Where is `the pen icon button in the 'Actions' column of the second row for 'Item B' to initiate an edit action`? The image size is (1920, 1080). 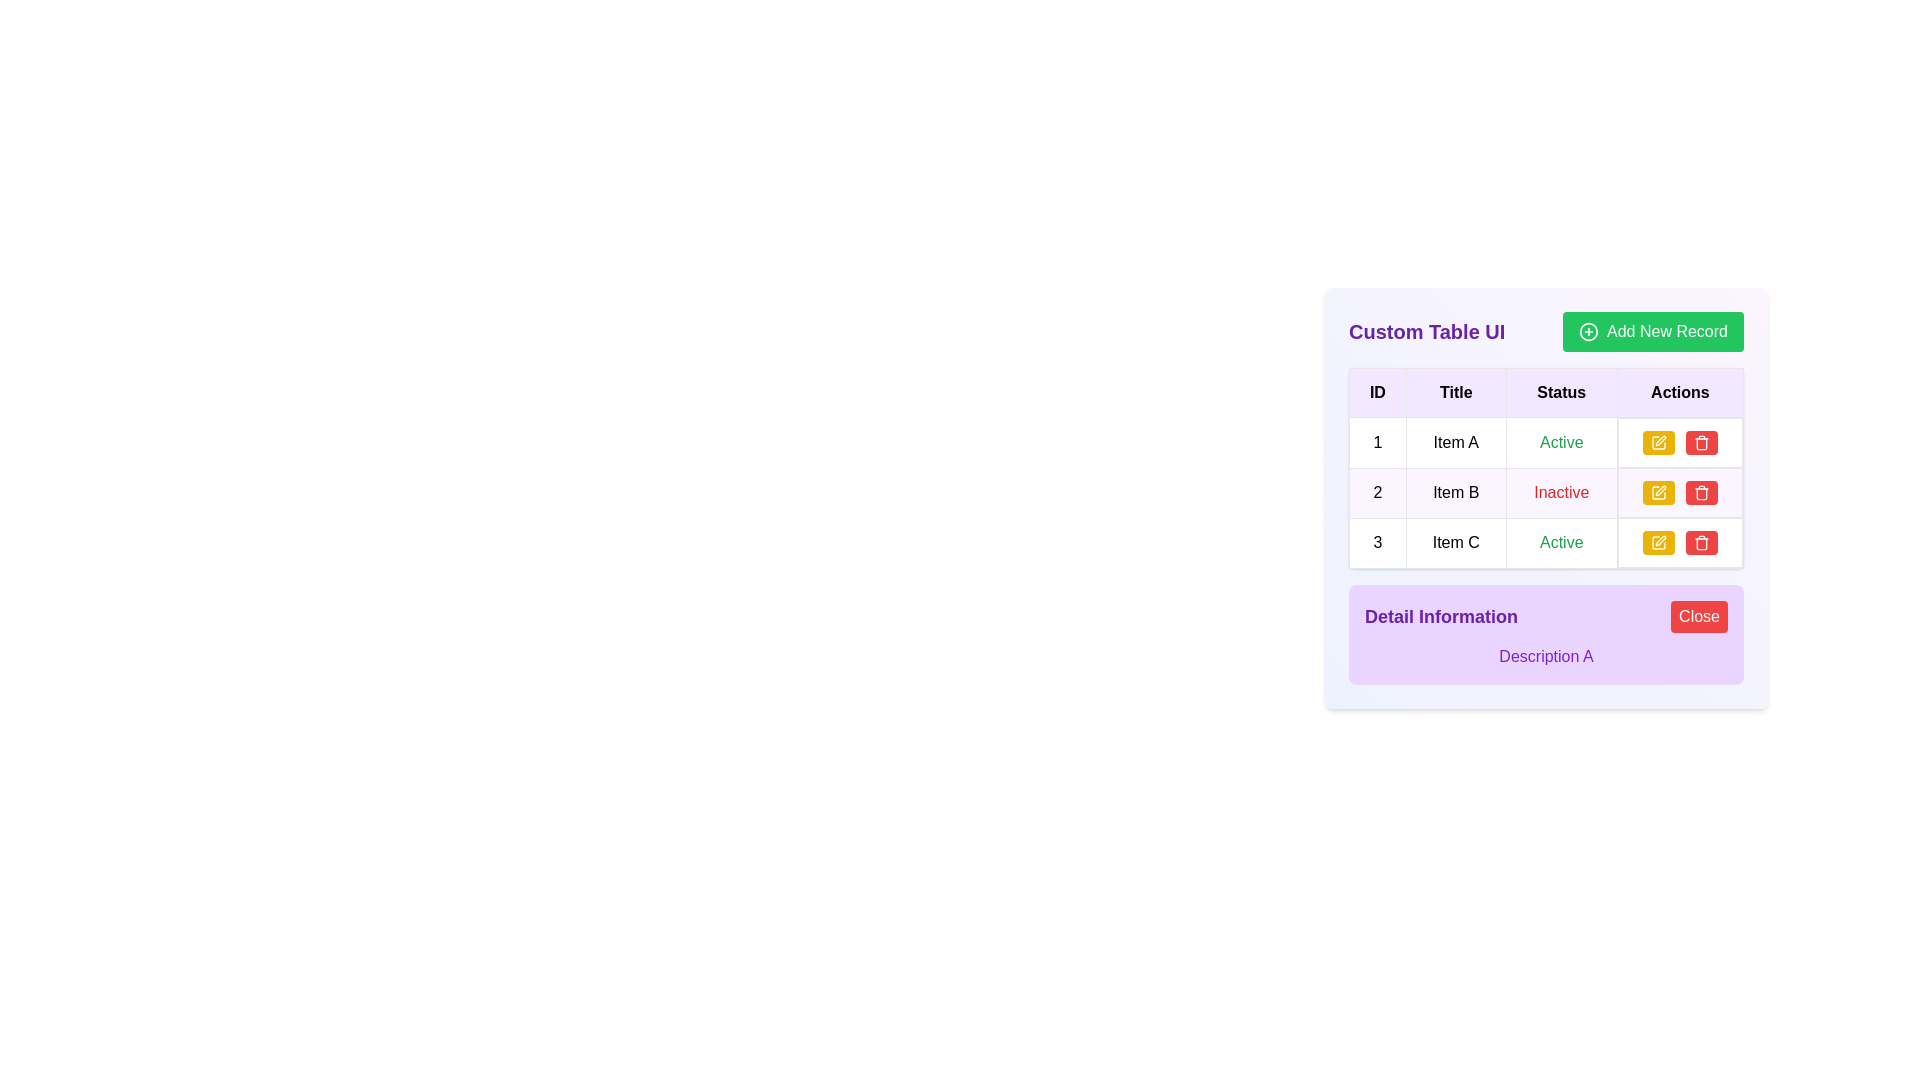
the pen icon button in the 'Actions' column of the second row for 'Item B' to initiate an edit action is located at coordinates (1660, 490).